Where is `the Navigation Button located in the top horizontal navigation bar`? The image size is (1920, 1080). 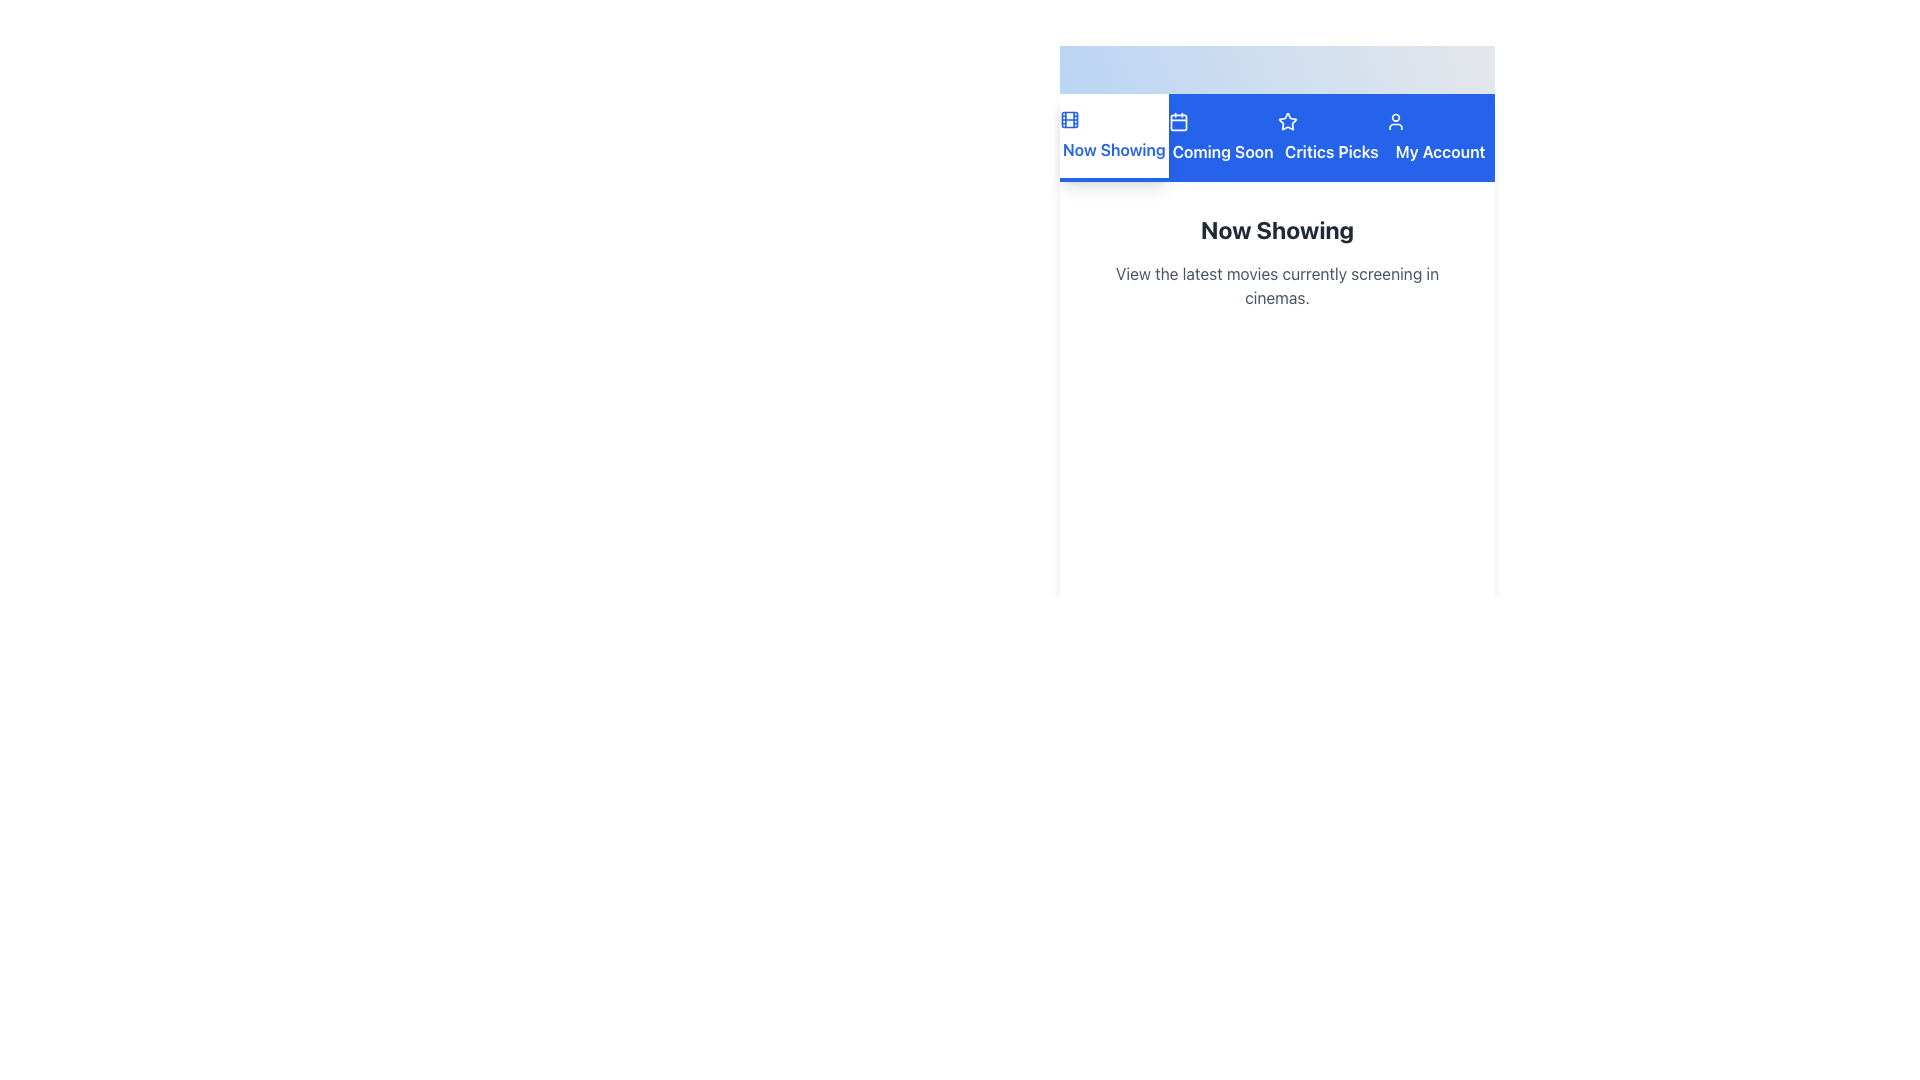 the Navigation Button located in the top horizontal navigation bar is located at coordinates (1440, 137).